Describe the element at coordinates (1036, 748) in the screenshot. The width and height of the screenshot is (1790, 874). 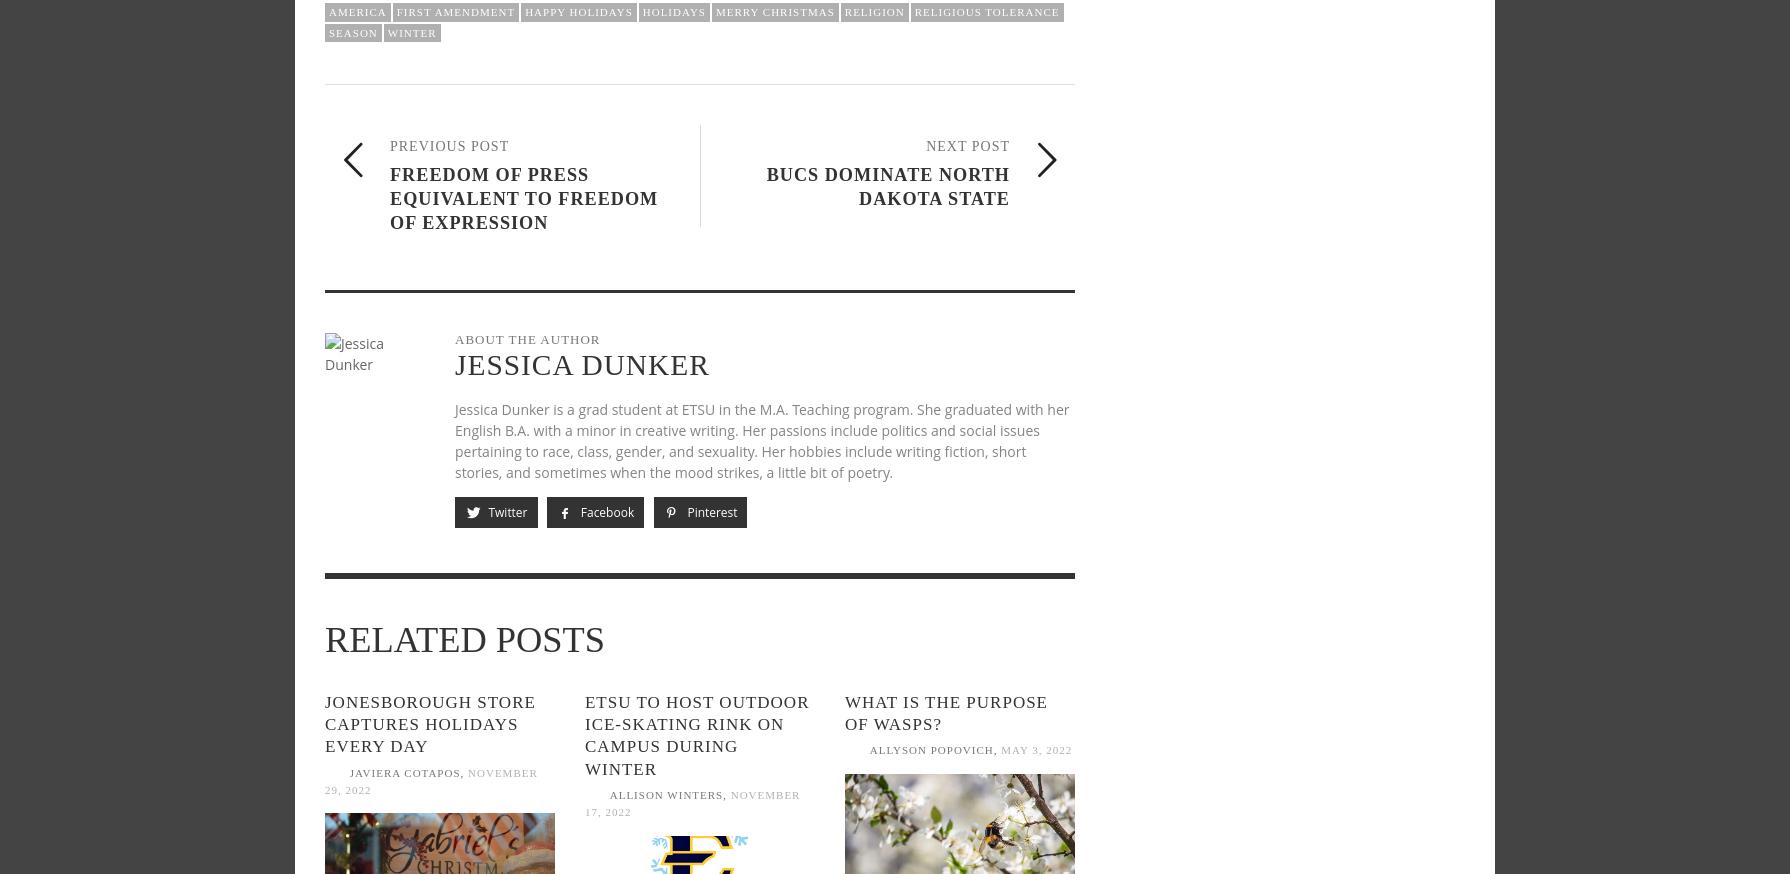
I see `'May 3, 2022'` at that location.